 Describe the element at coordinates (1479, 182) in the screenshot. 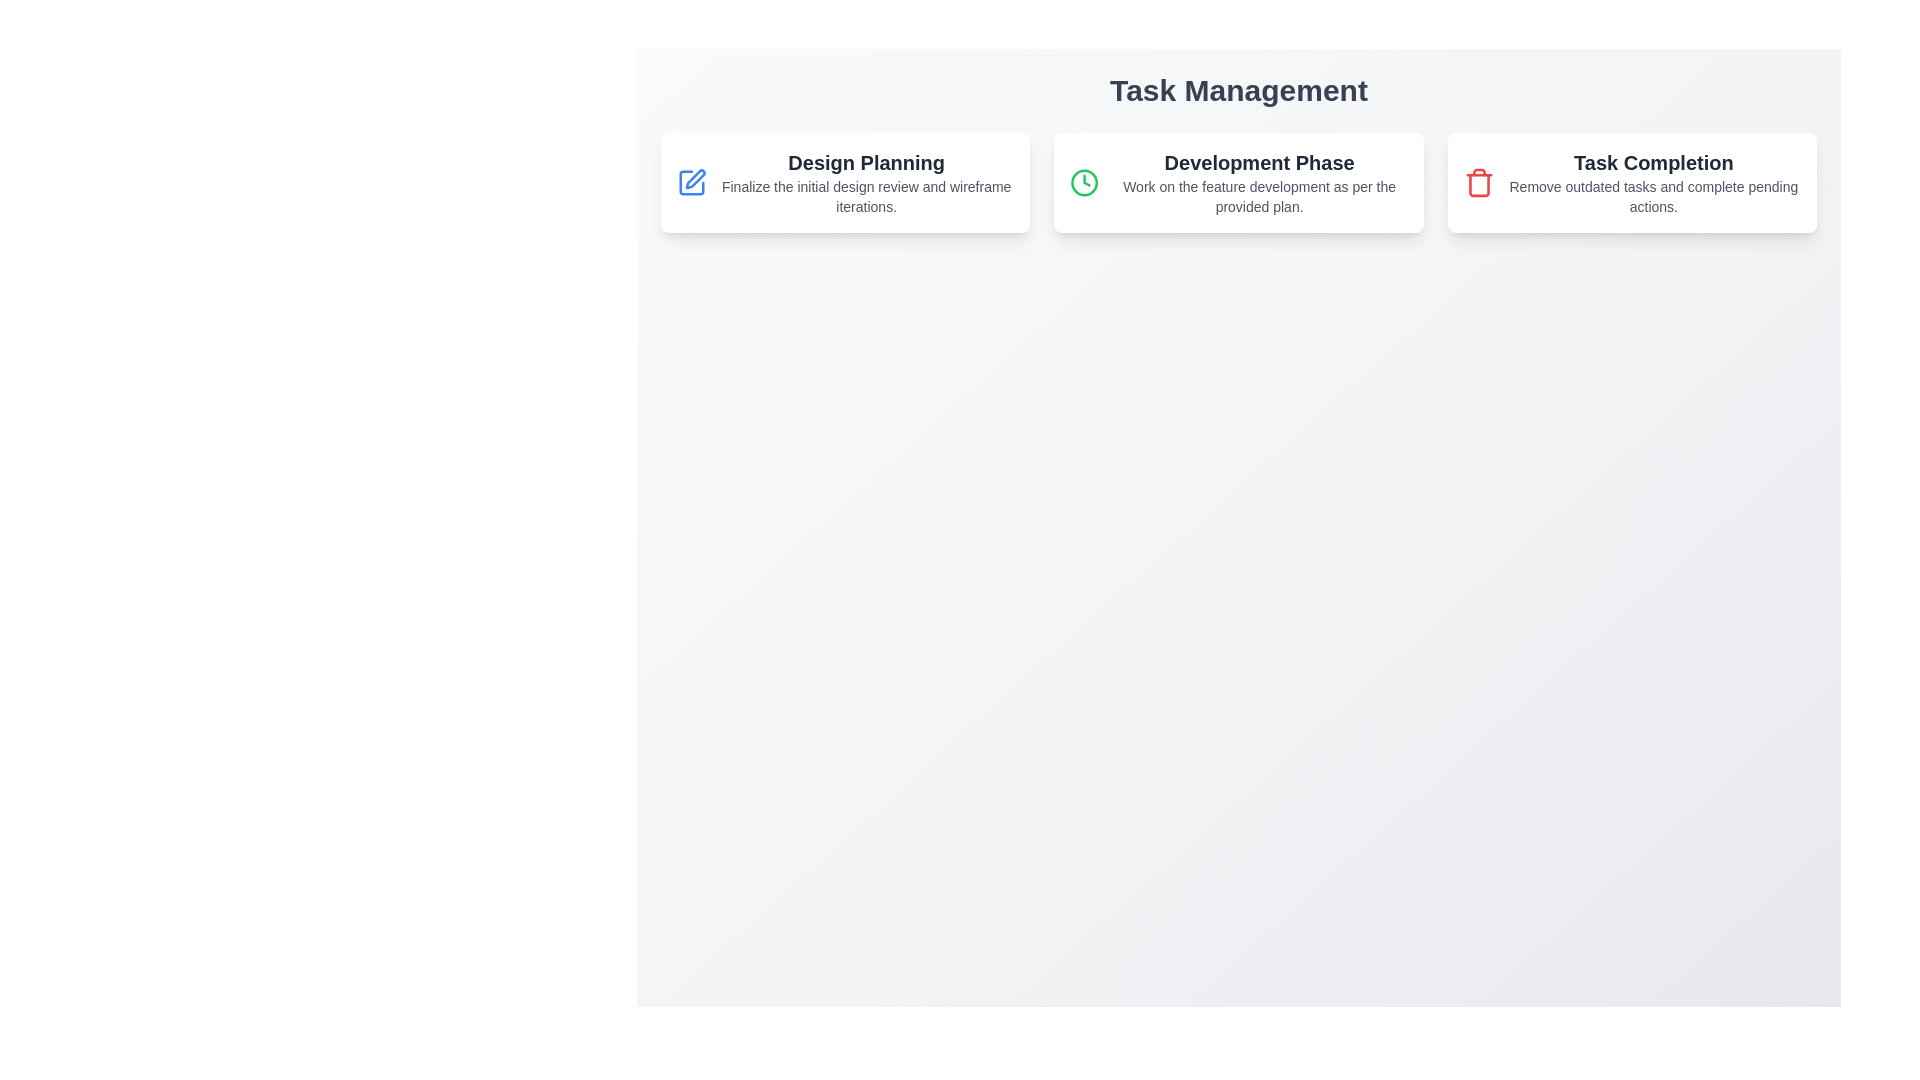

I see `the delete icon located to the left of the 'Task Completion' text in the third card from the left at the top row of the interface` at that location.